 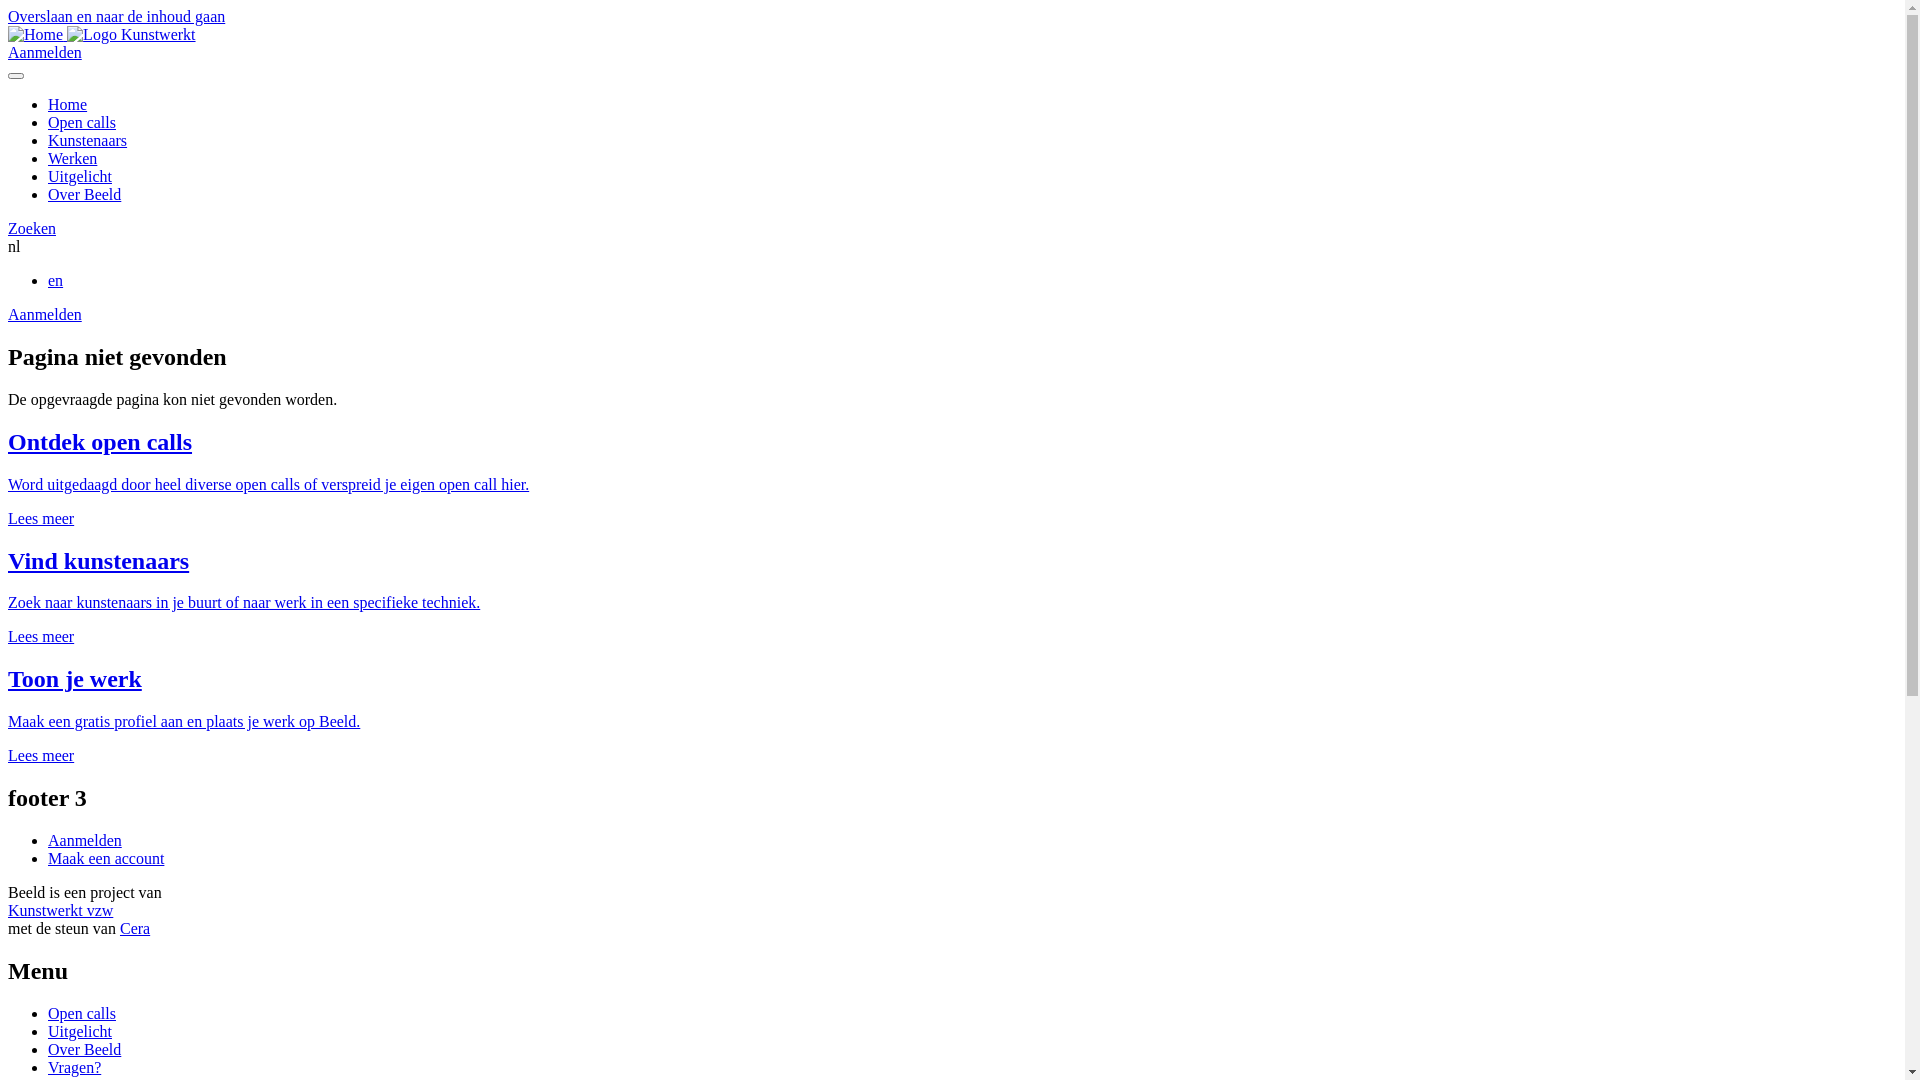 What do you see at coordinates (75, 677) in the screenshot?
I see `'Toon je werk'` at bounding box center [75, 677].